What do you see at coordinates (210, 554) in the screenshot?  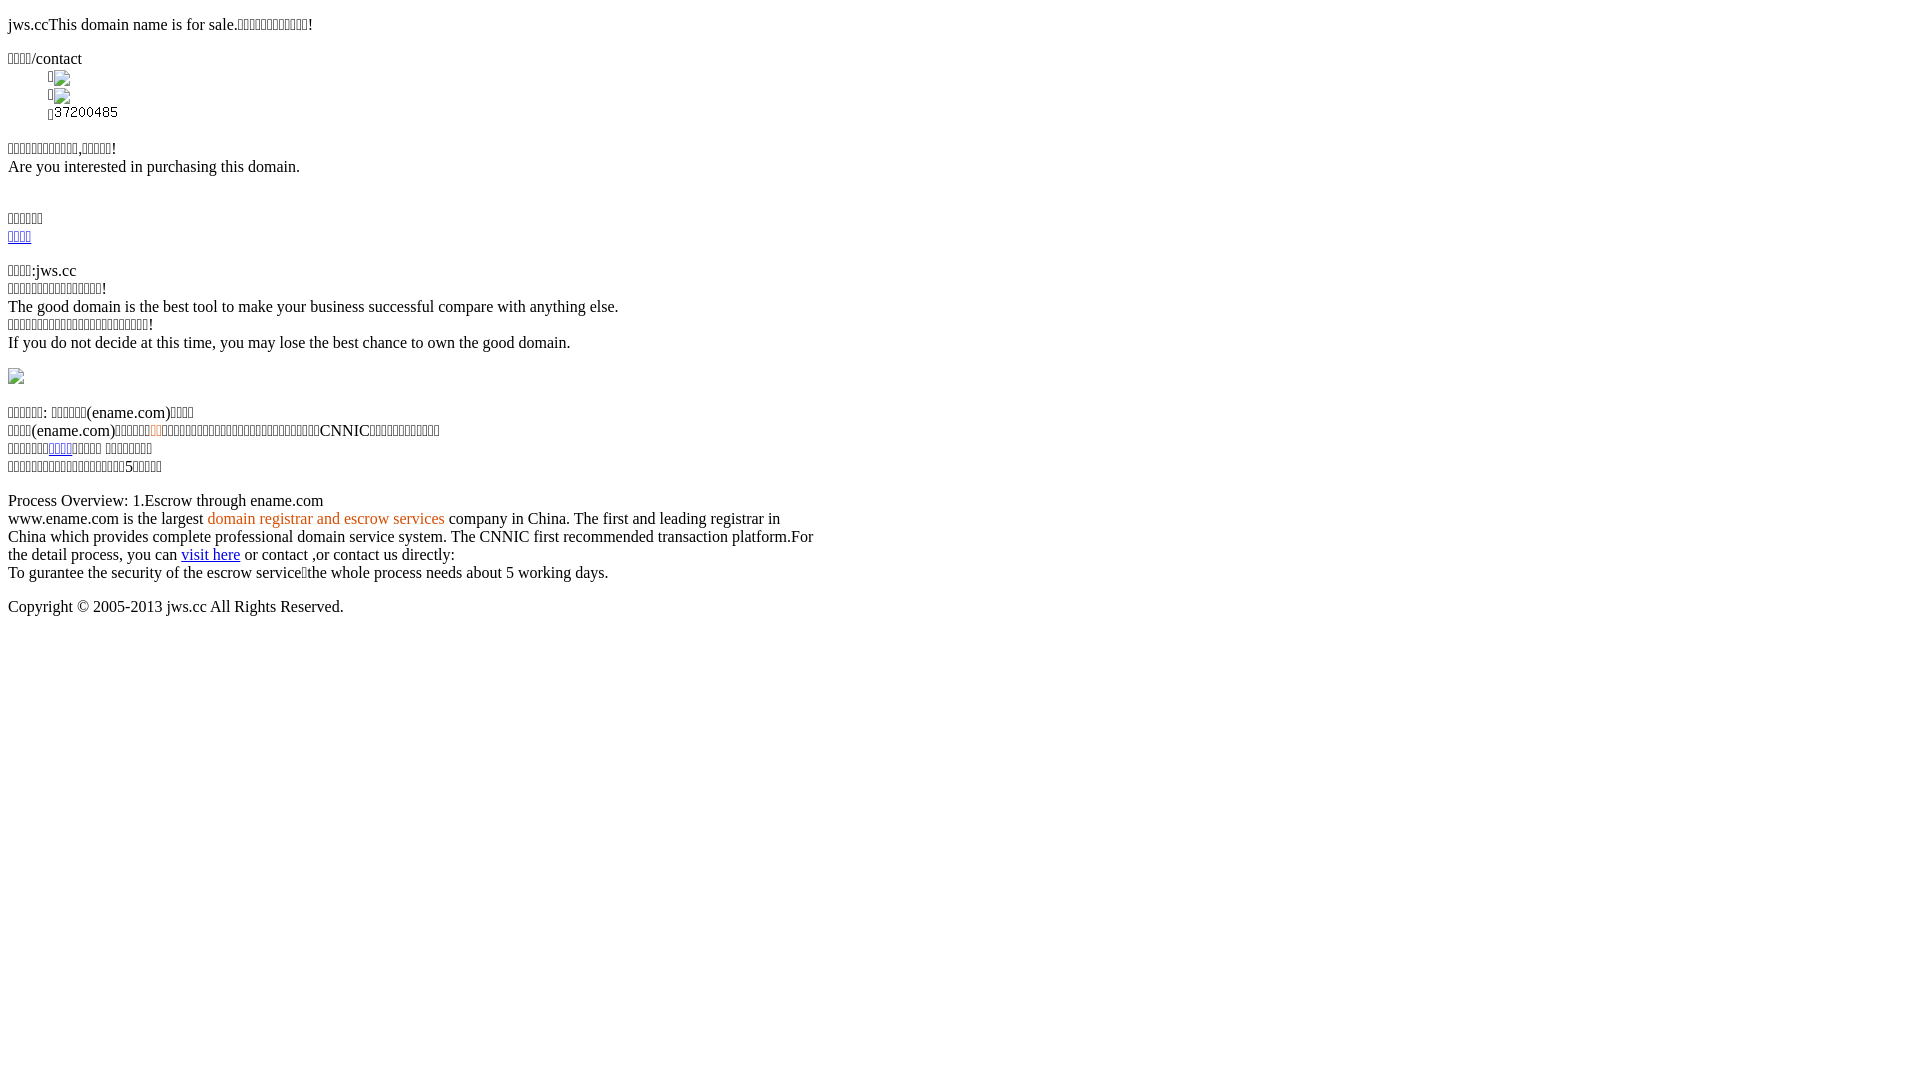 I see `'visit here'` at bounding box center [210, 554].